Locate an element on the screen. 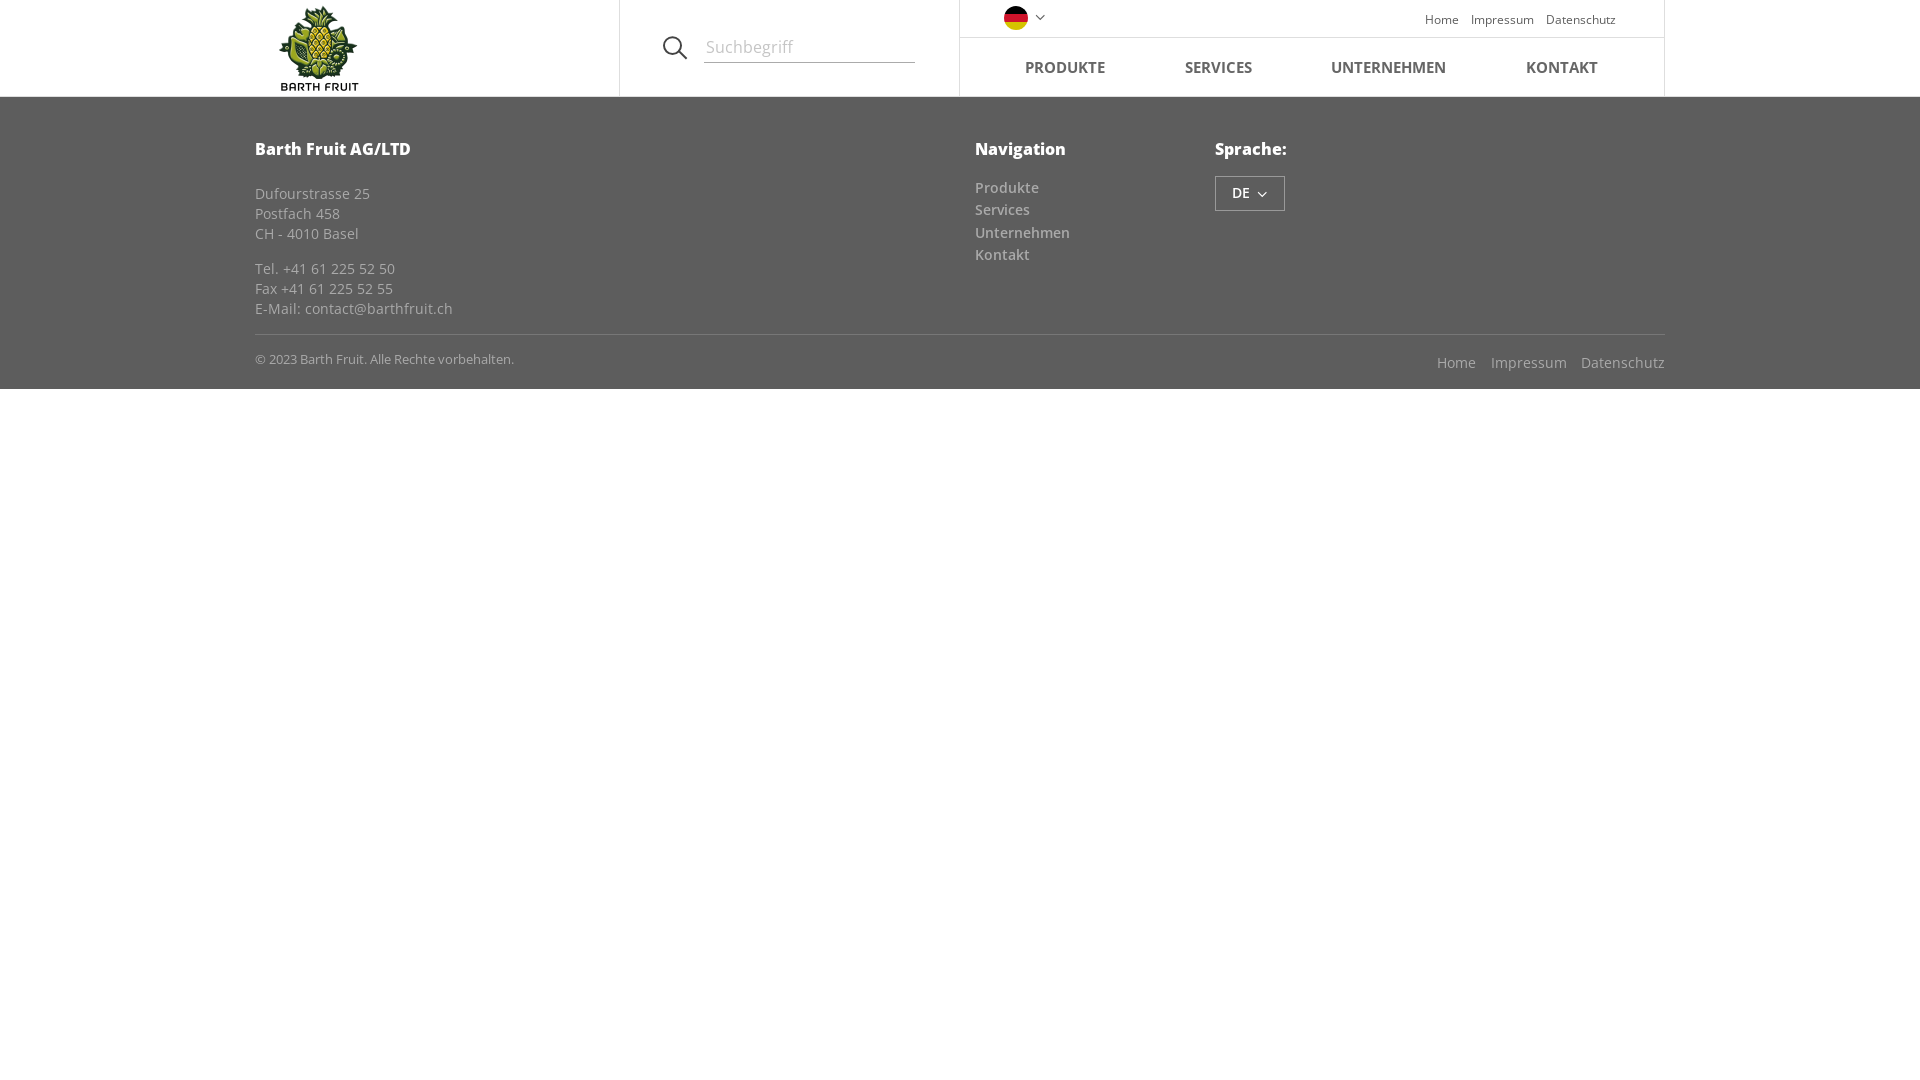 The width and height of the screenshot is (1920, 1080). 'Unternehmen' is located at coordinates (1022, 231).